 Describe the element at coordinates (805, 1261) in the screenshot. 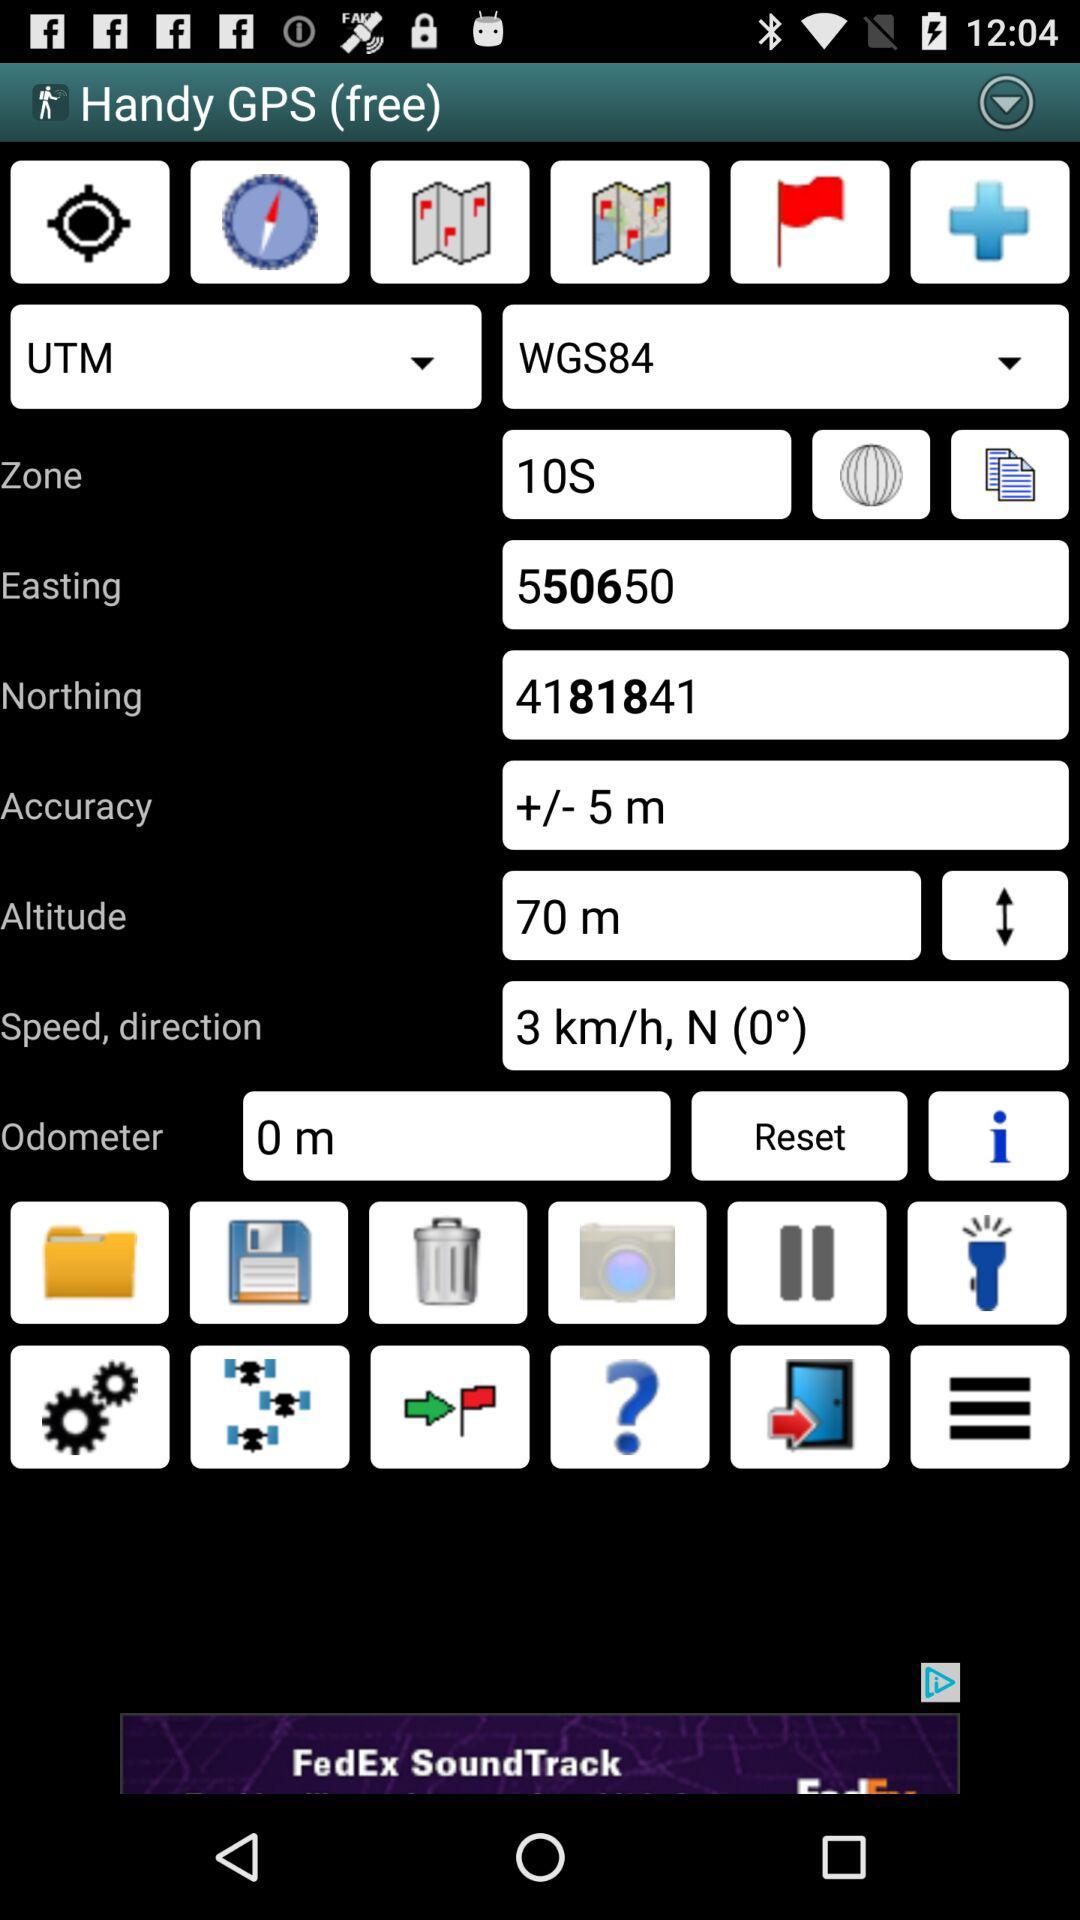

I see `pause` at that location.